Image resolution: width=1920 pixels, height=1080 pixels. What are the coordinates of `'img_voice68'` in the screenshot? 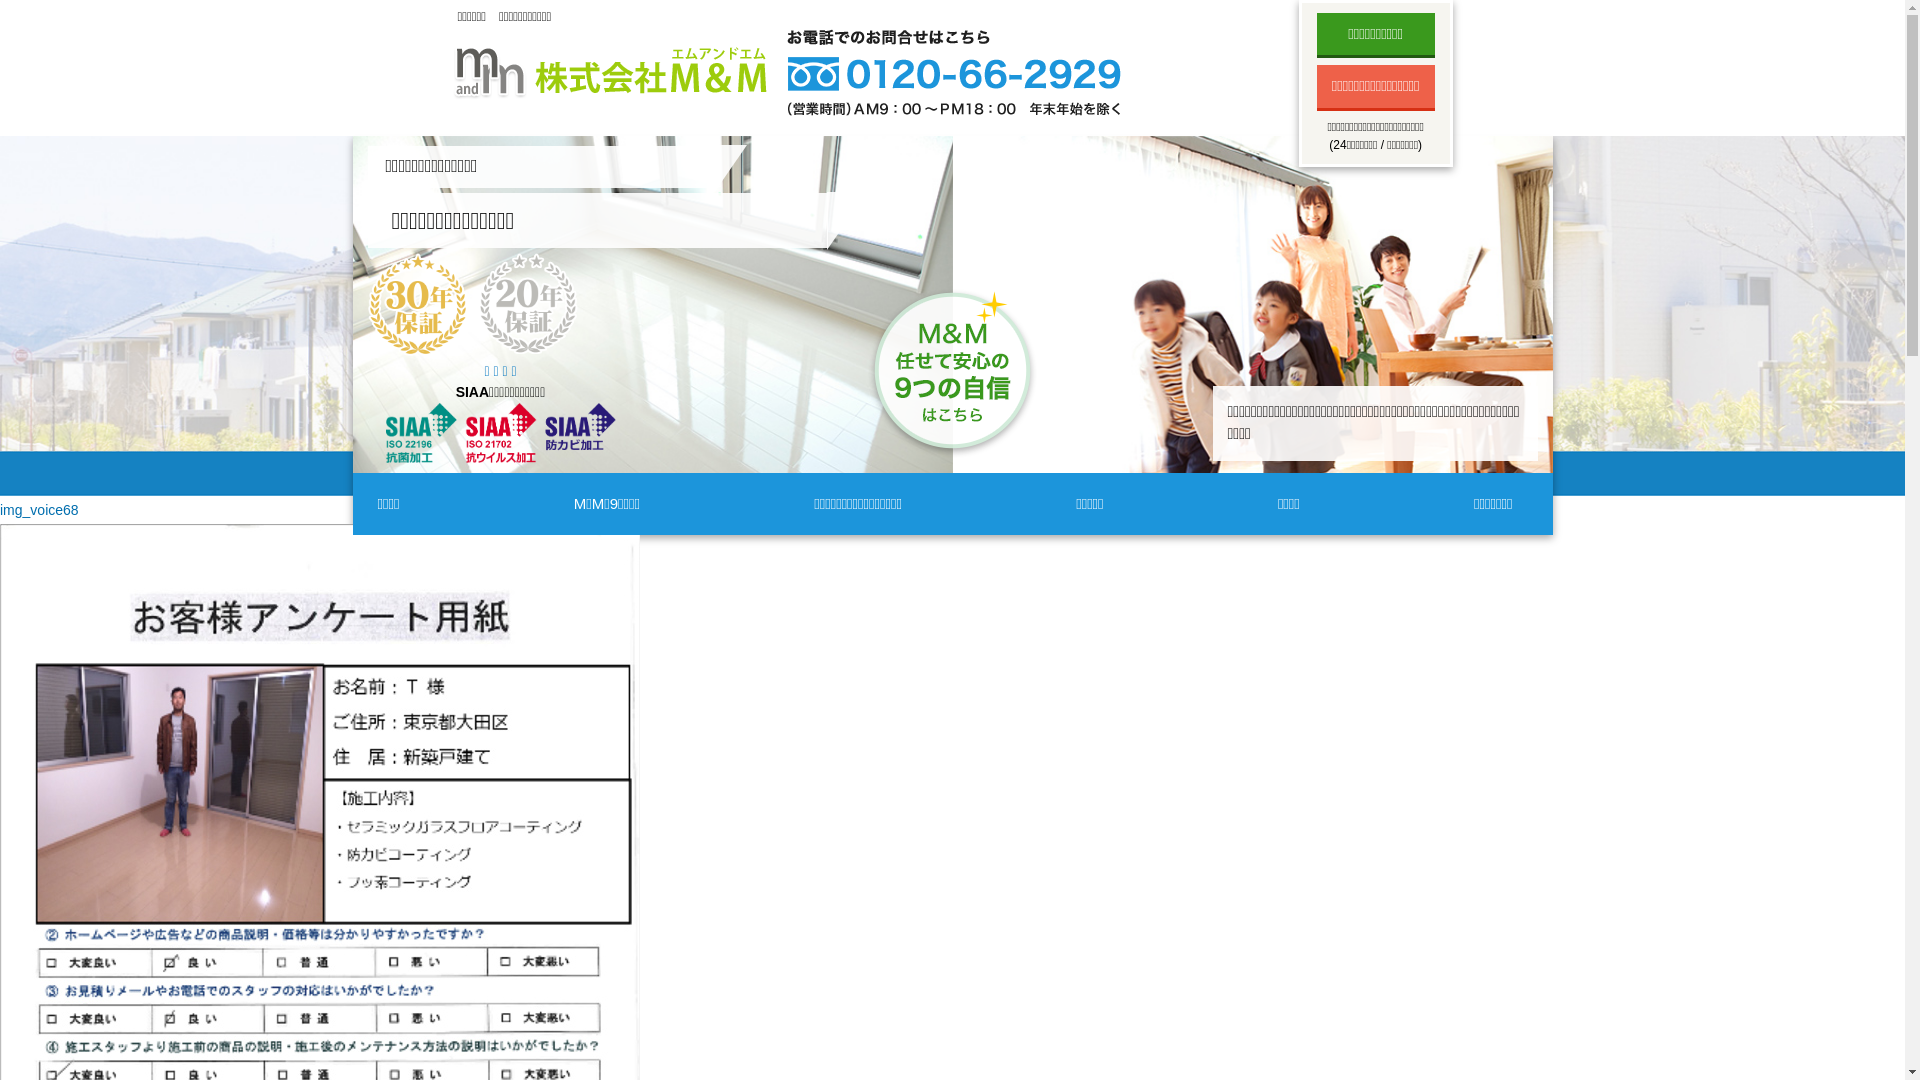 It's located at (39, 508).